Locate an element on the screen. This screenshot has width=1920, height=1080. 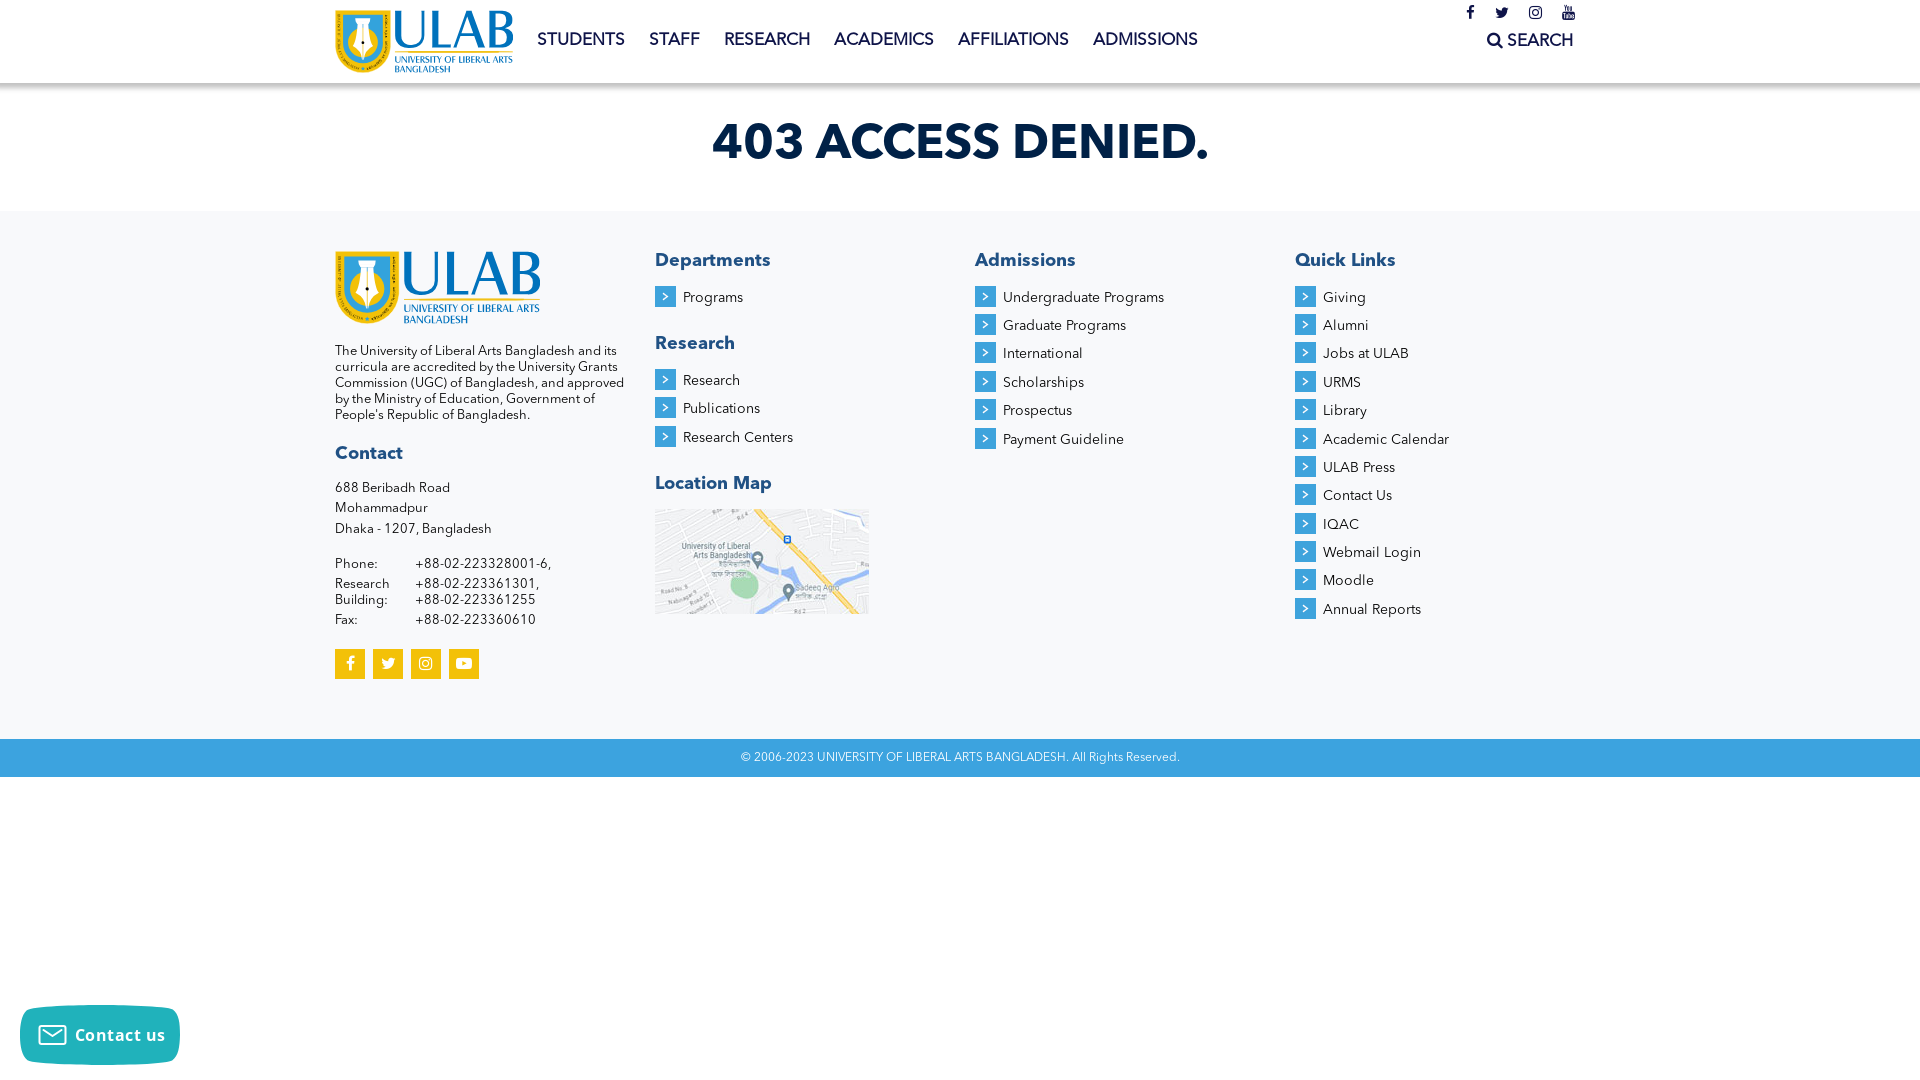
'Payment Guideline' is located at coordinates (1062, 438).